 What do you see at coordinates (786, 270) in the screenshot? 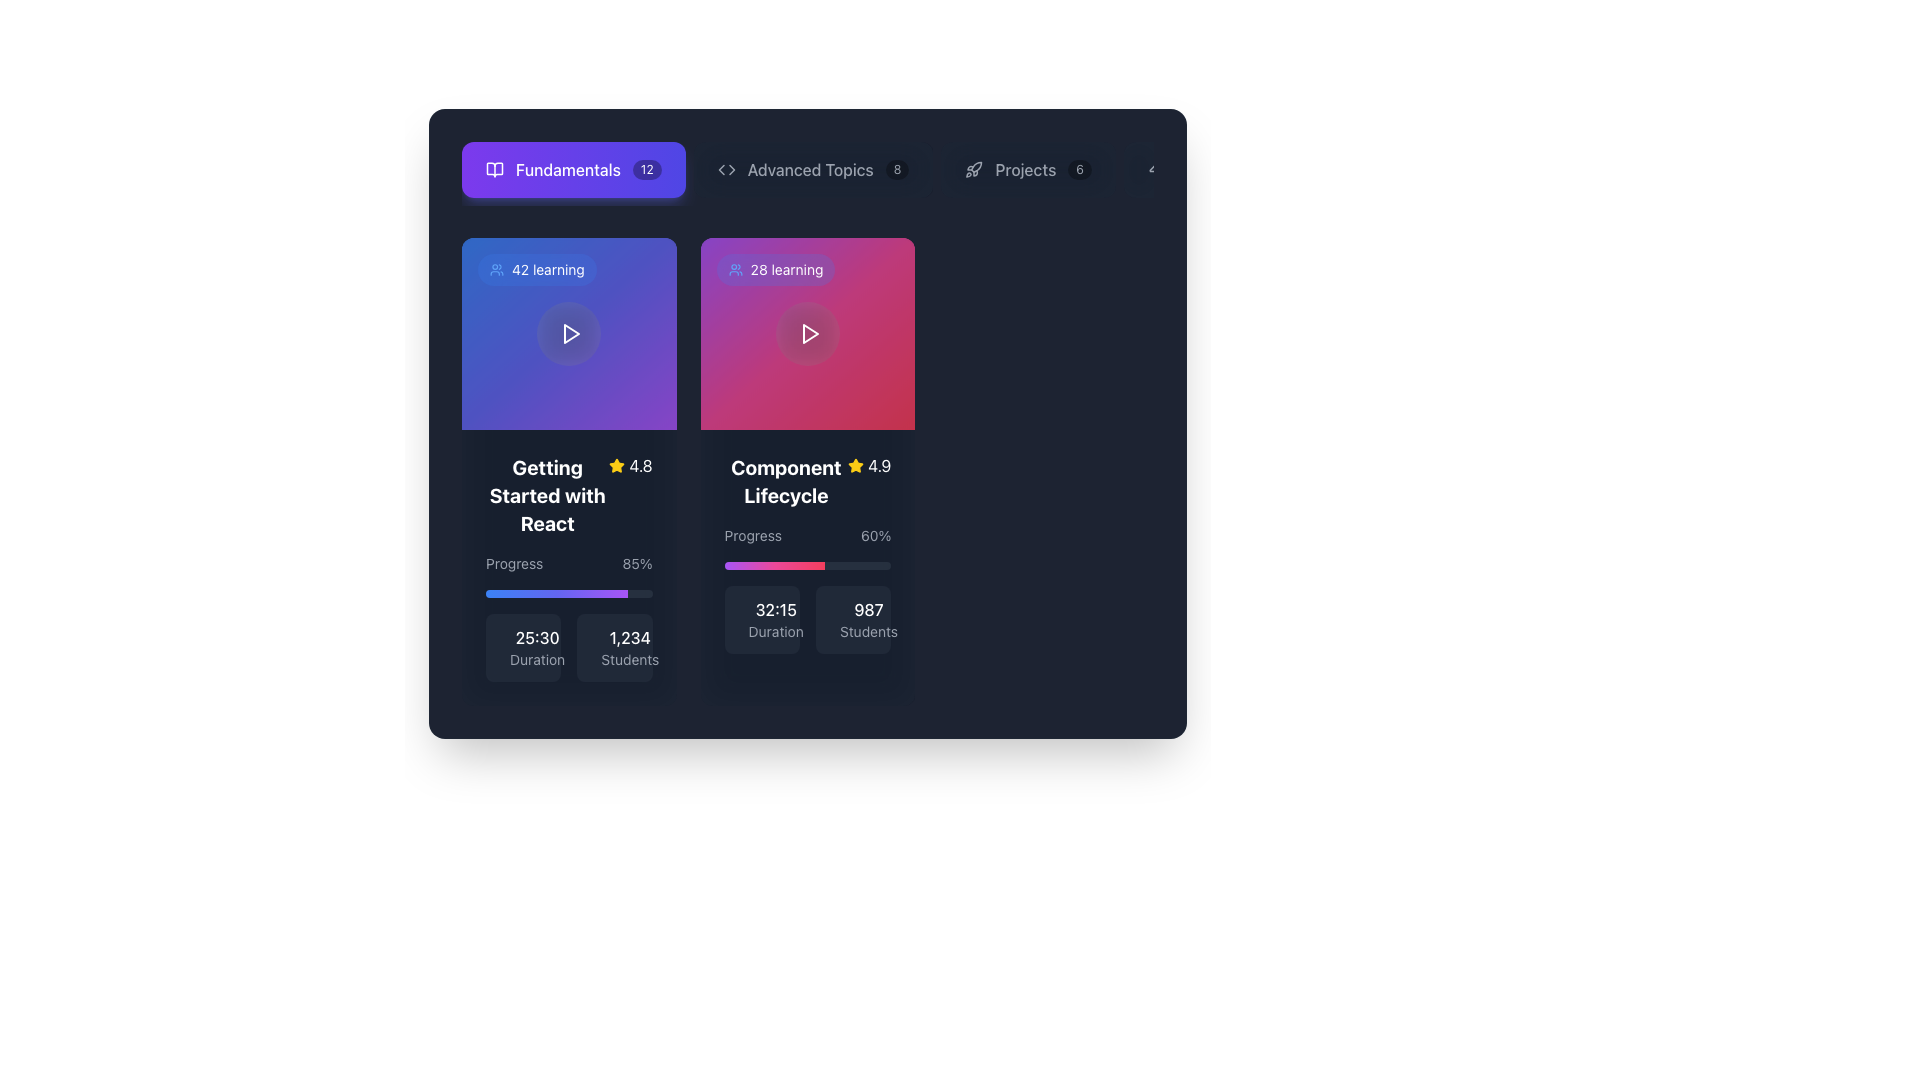
I see `the non-interactive text element displaying '28 learning' in white, located within the vibrant gradient background of the 'Component Lifecycle' card, to potentially reveal additional information` at bounding box center [786, 270].